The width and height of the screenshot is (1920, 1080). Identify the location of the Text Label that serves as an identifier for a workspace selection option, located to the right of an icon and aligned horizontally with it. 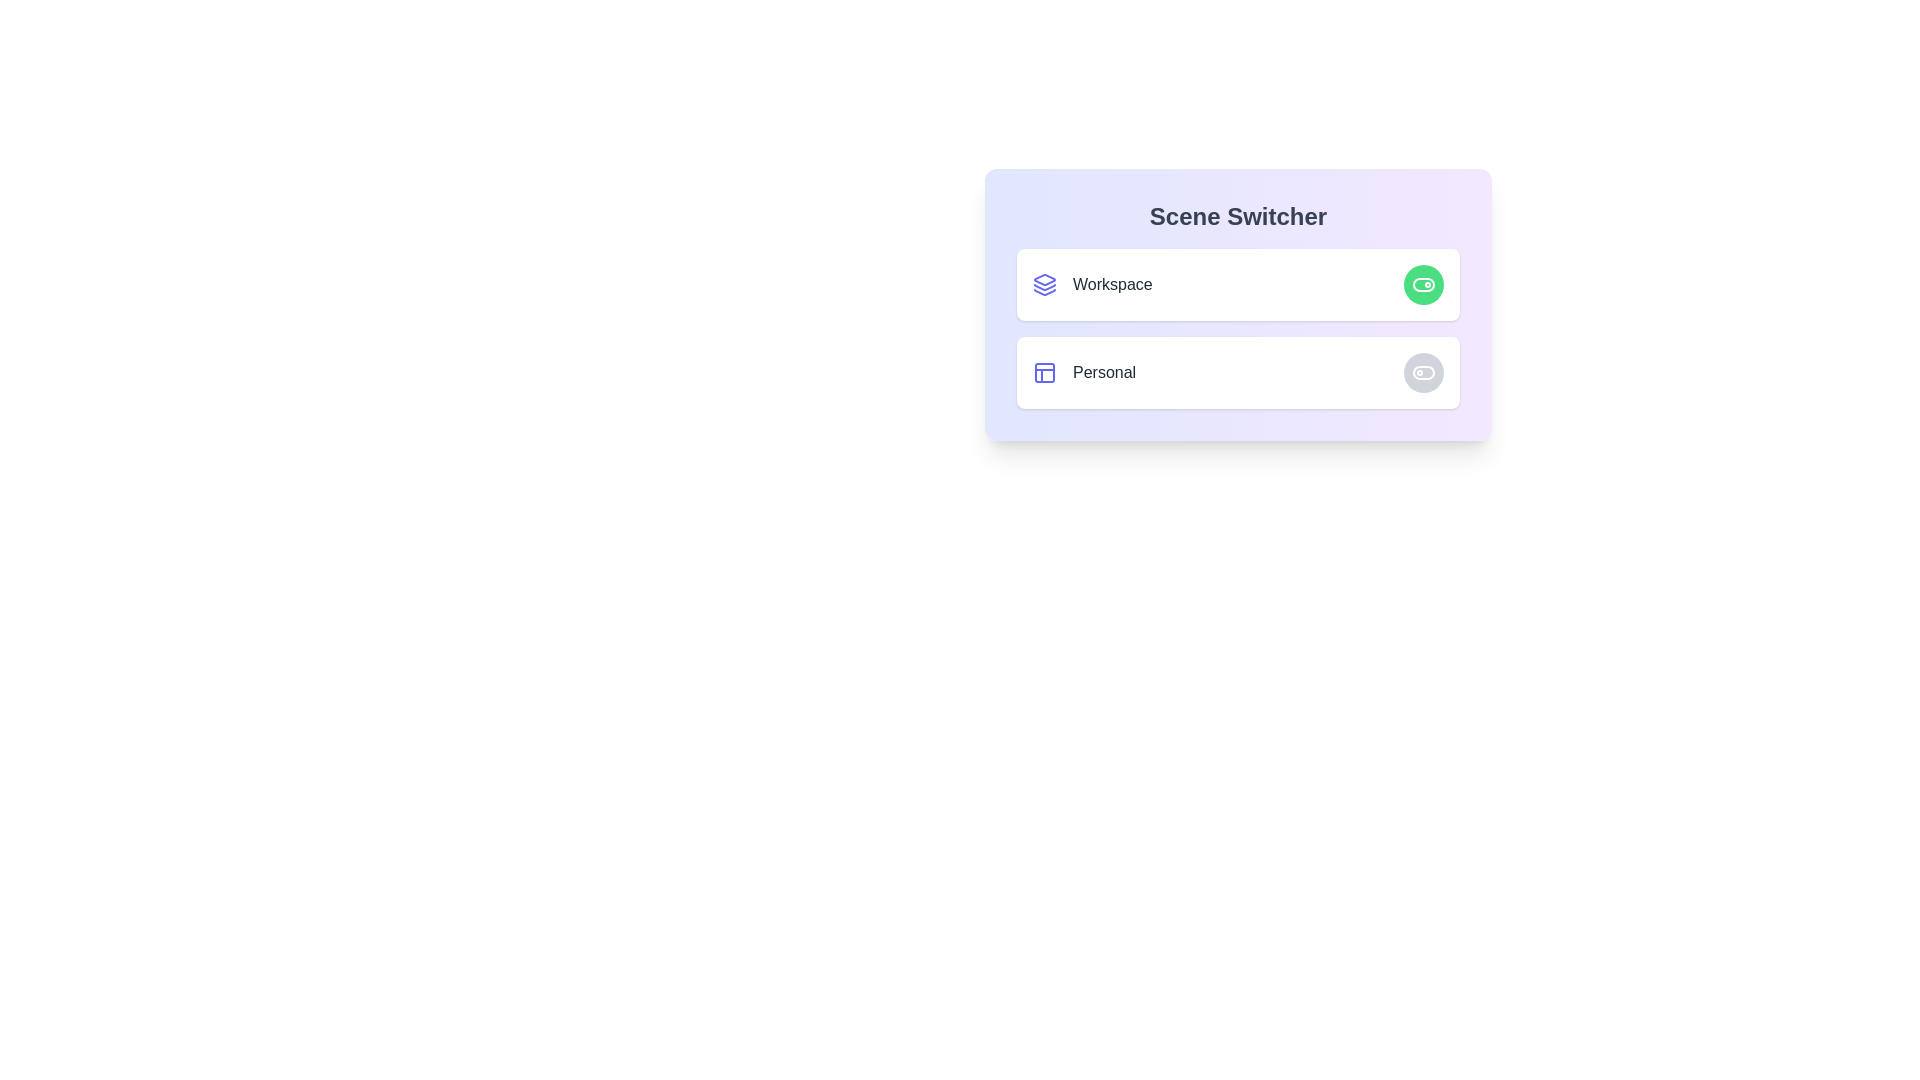
(1111, 285).